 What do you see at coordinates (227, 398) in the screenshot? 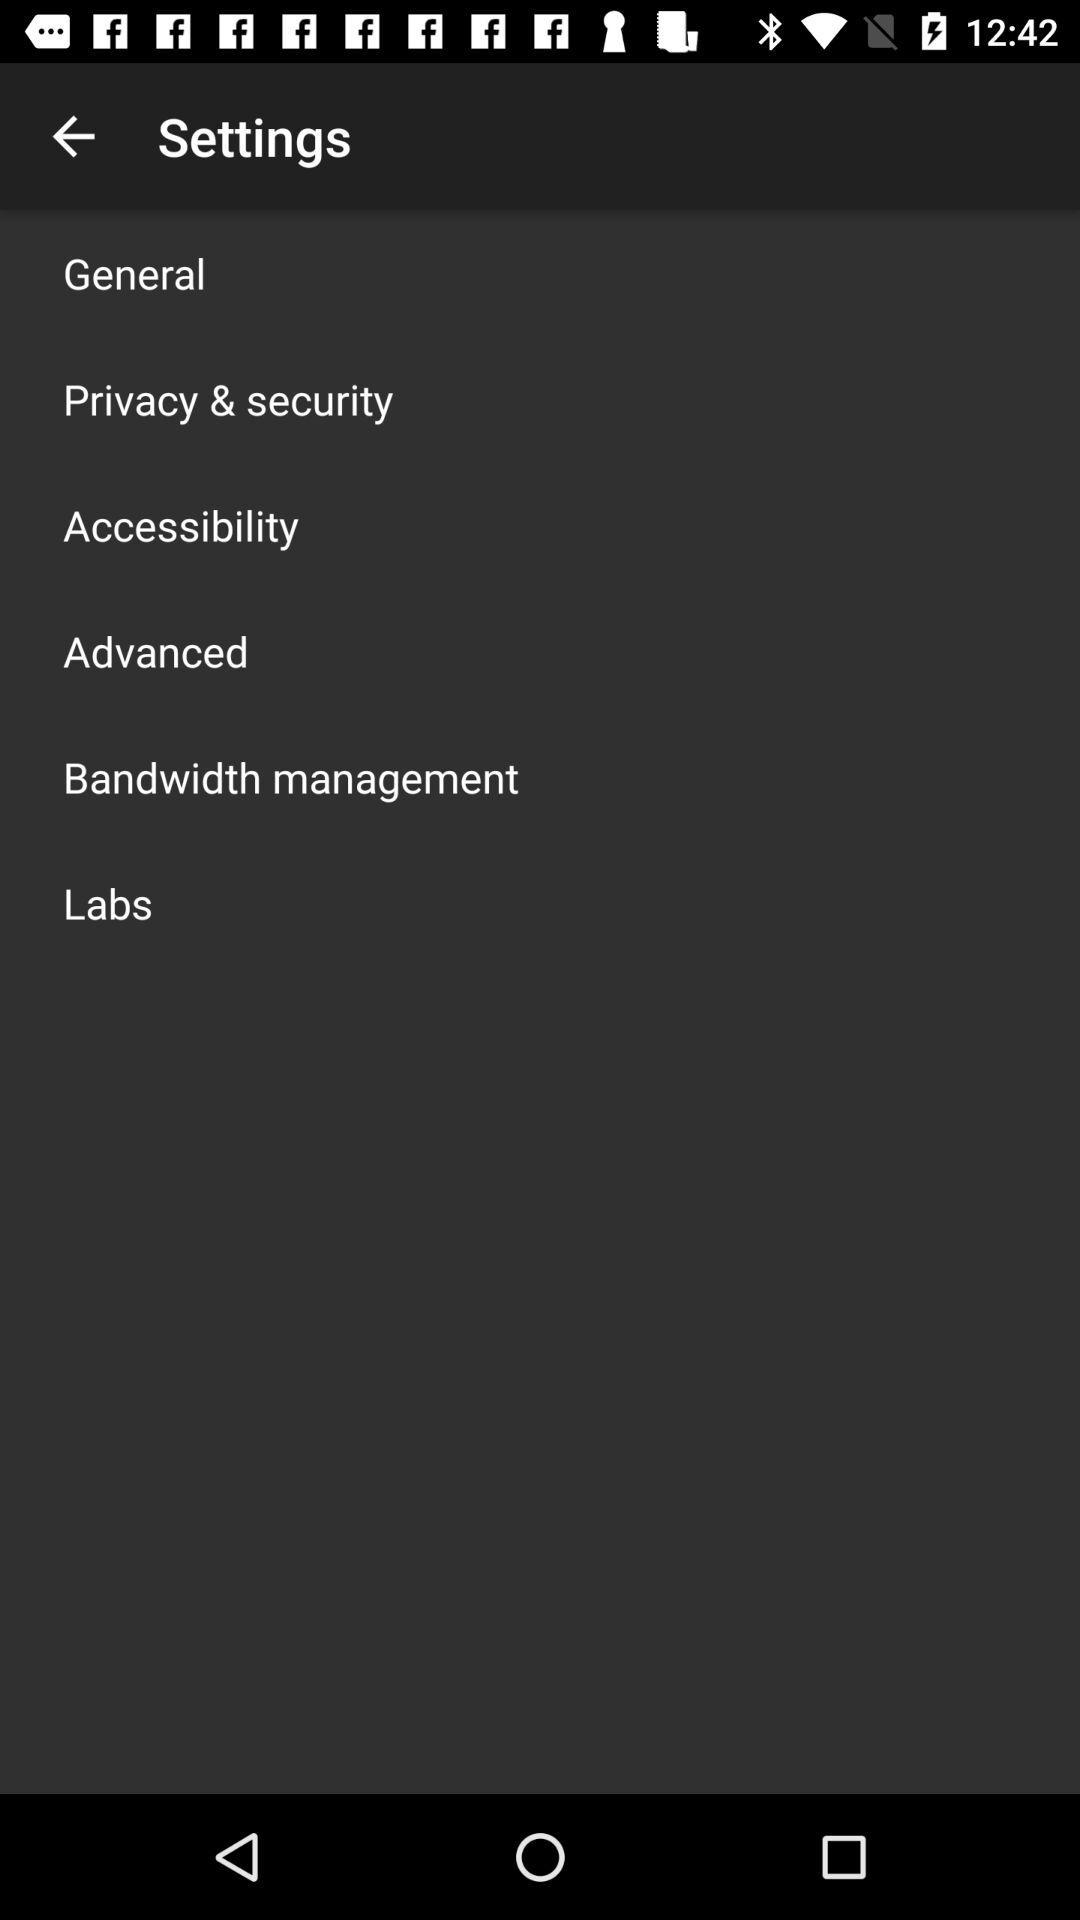
I see `the icon below the general icon` at bounding box center [227, 398].